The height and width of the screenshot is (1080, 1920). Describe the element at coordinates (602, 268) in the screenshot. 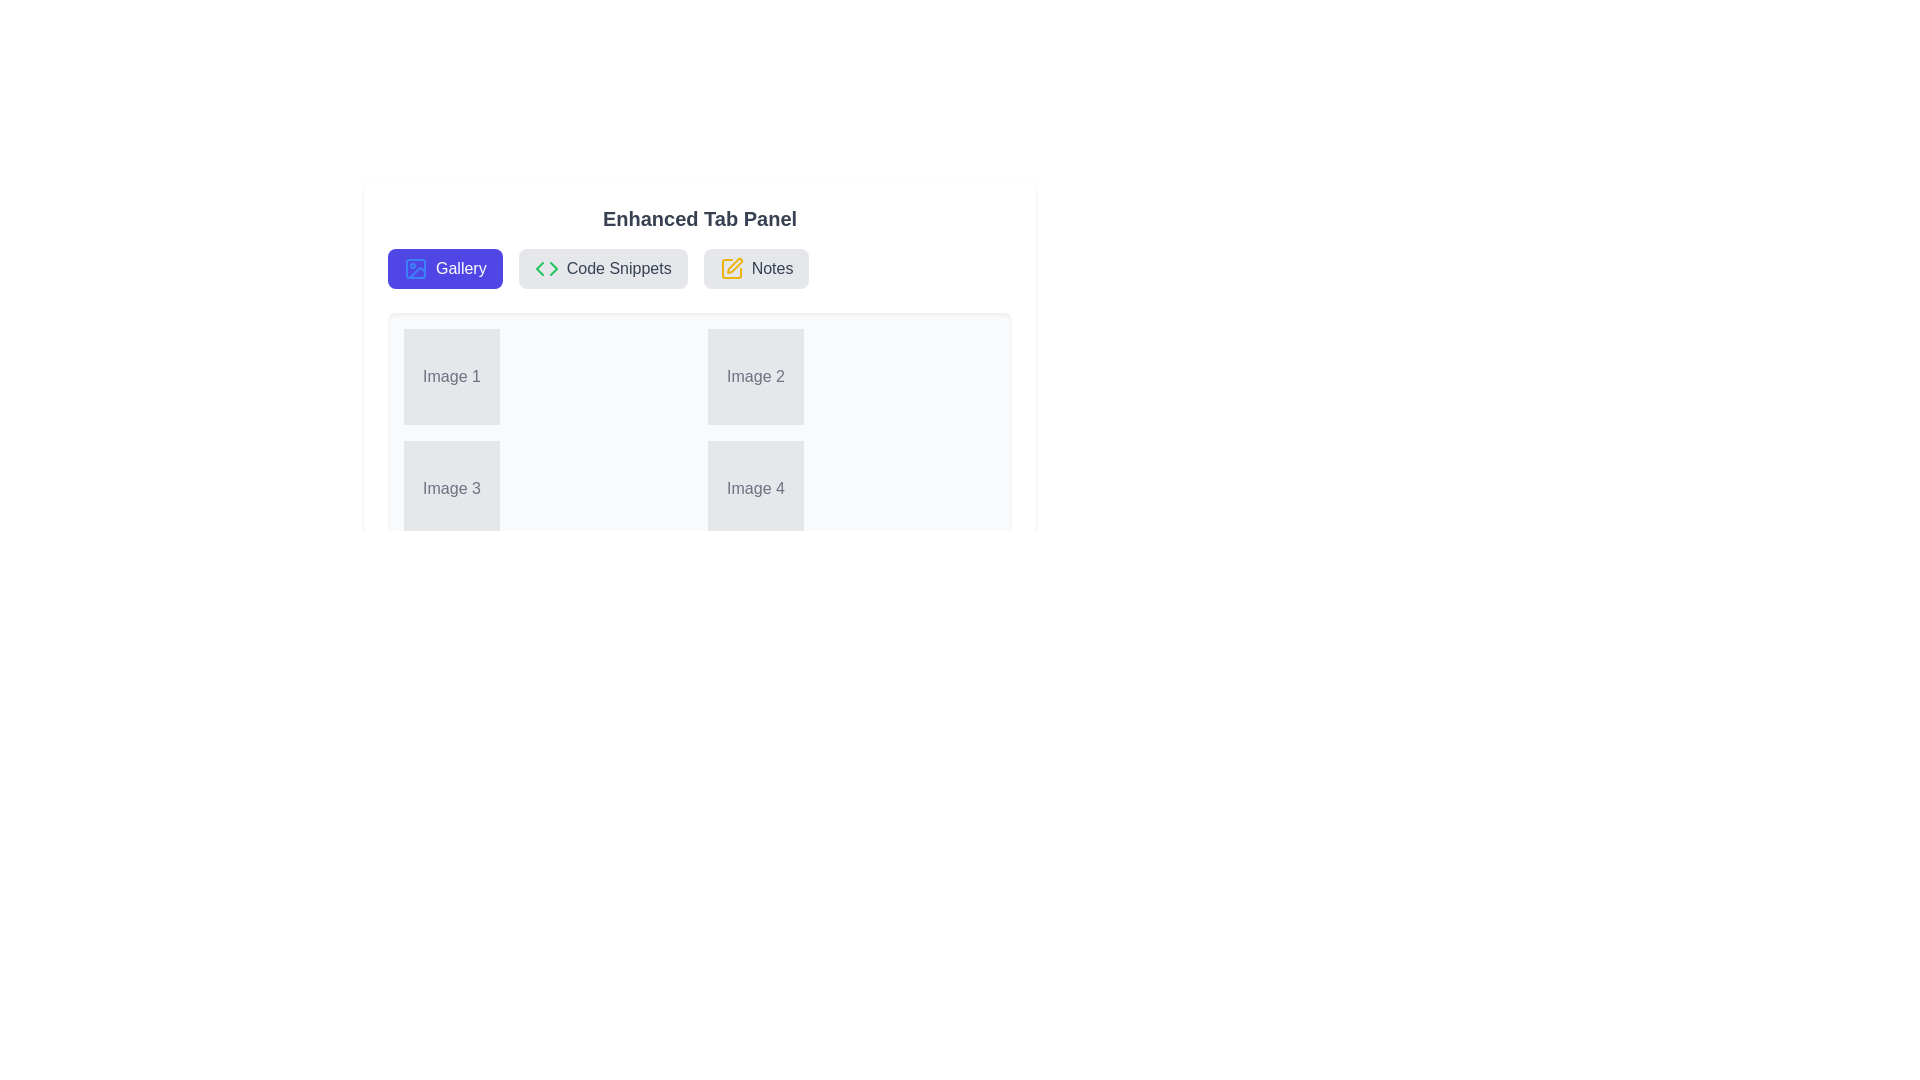

I see `the Code Snippets tab button to observe its hover effect` at that location.